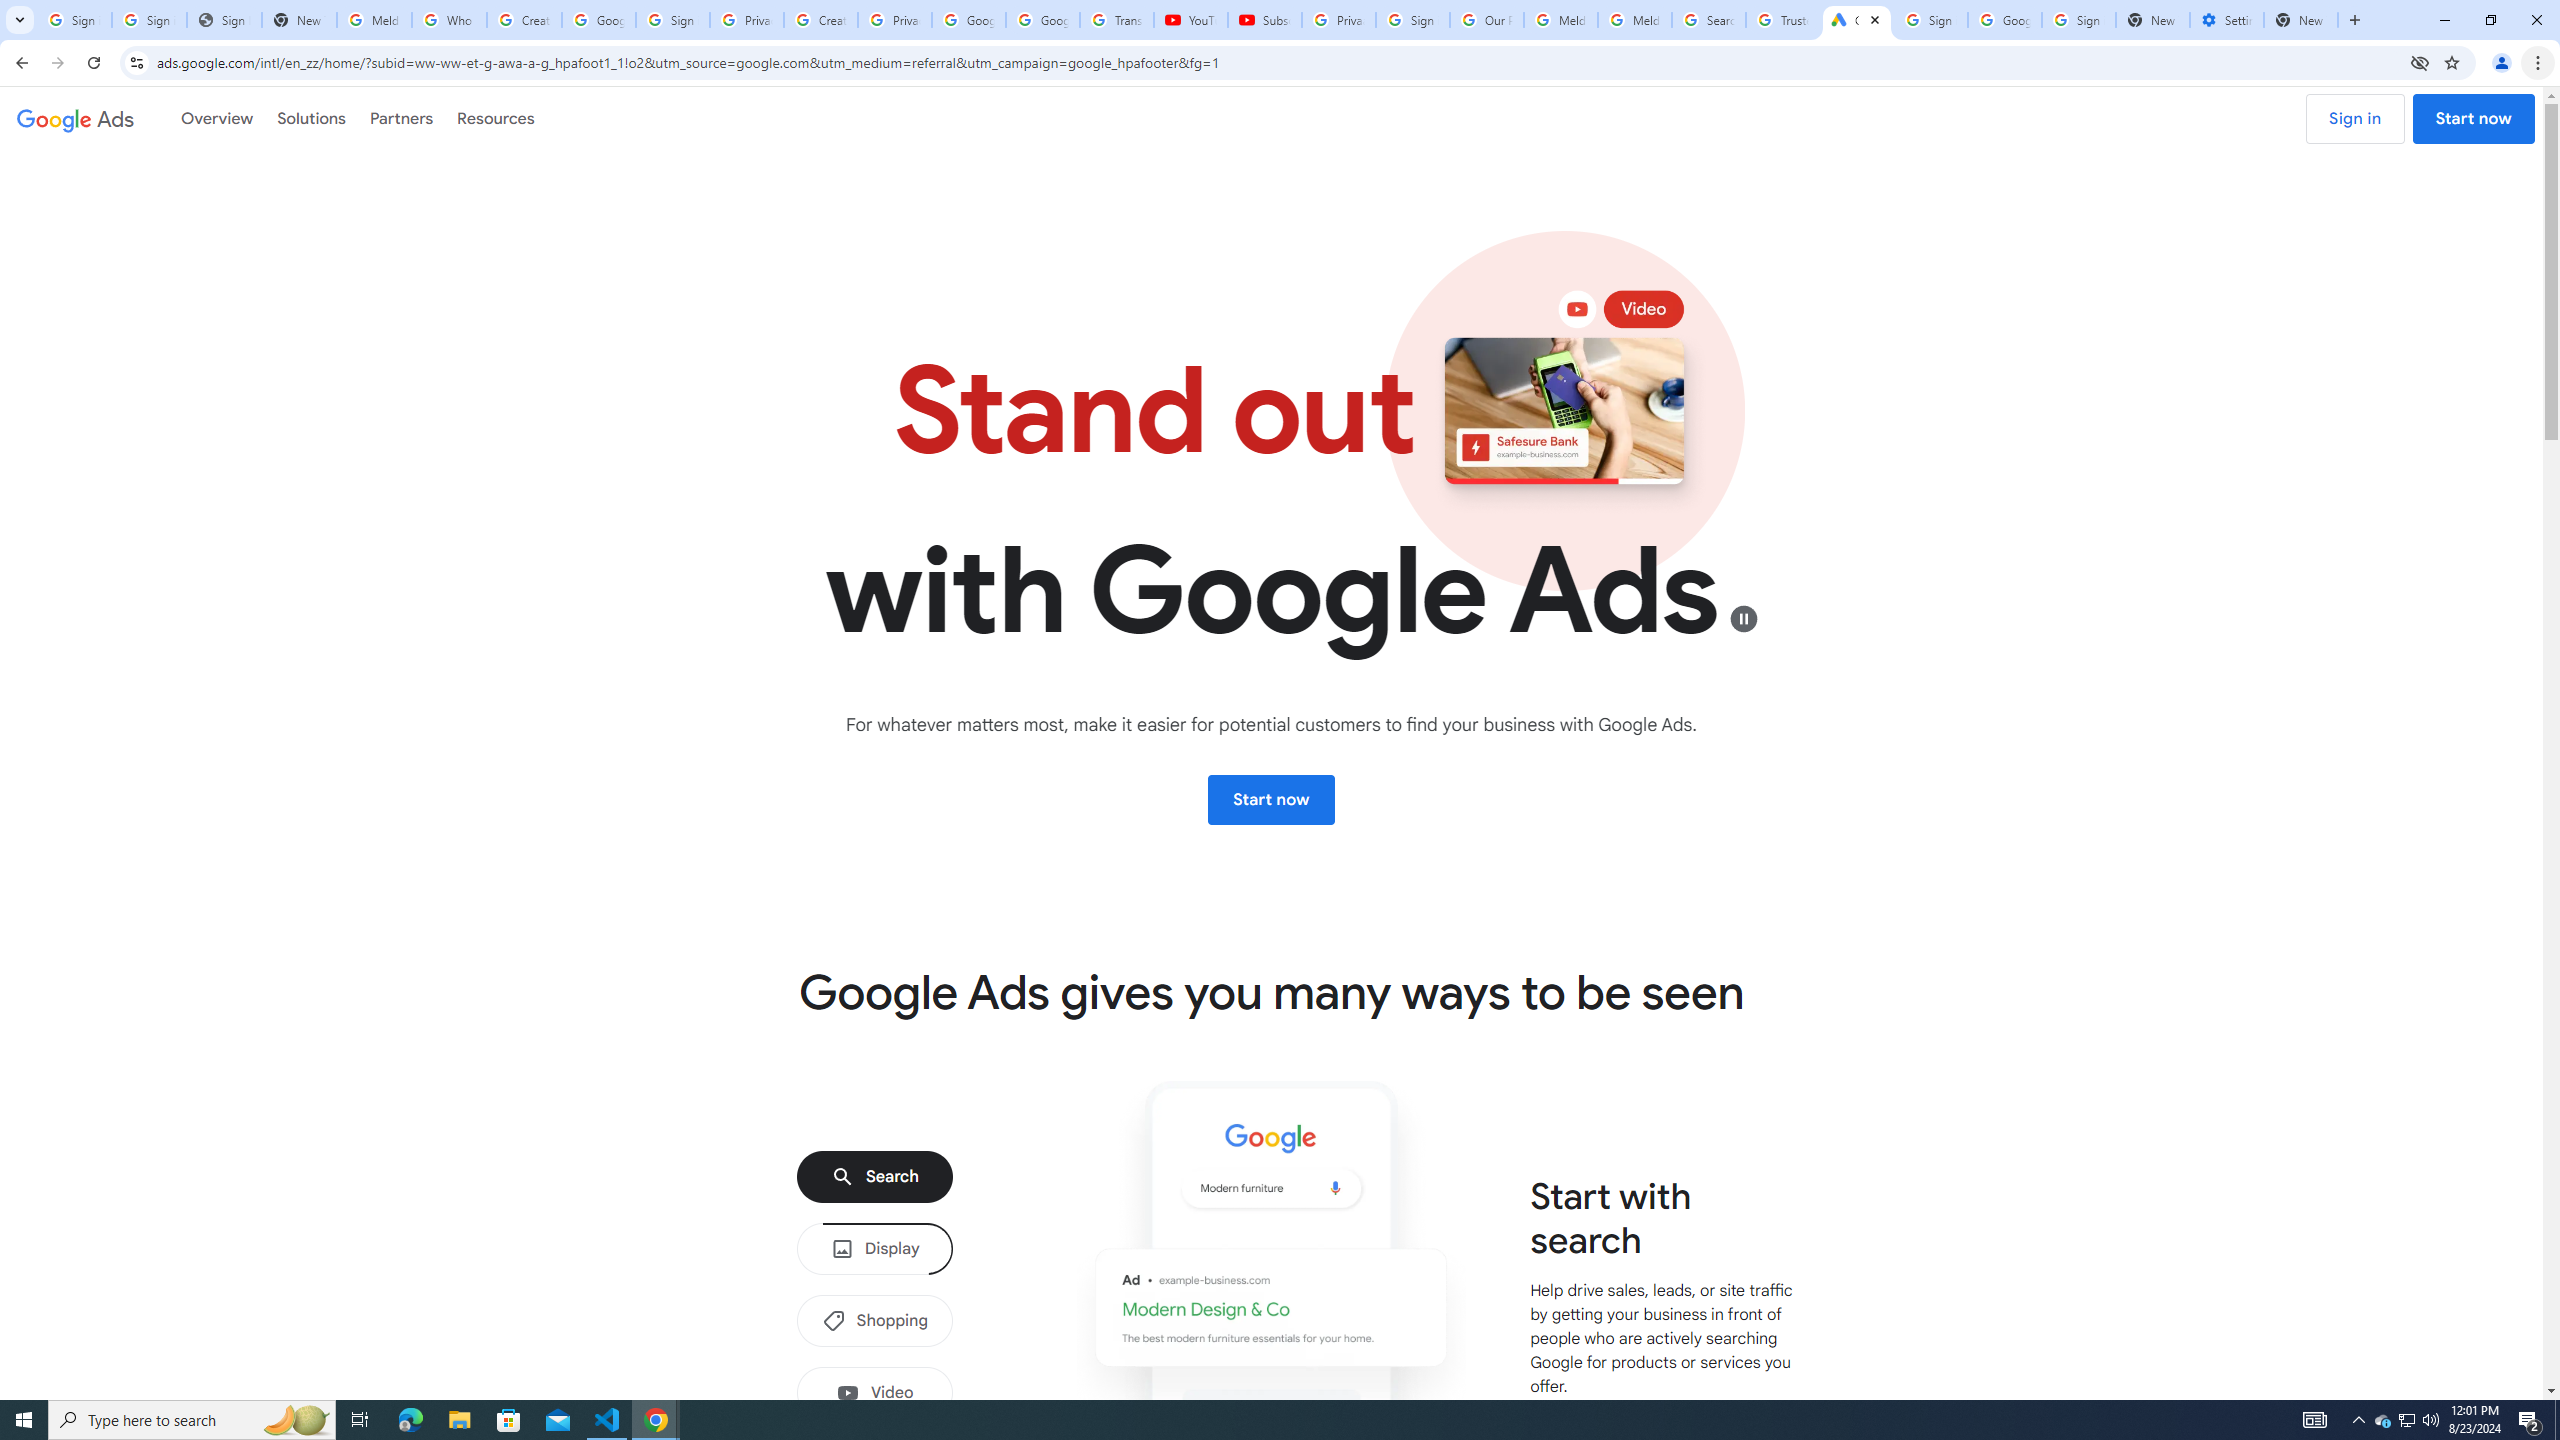  What do you see at coordinates (1190, 19) in the screenshot?
I see `'YouTube'` at bounding box center [1190, 19].